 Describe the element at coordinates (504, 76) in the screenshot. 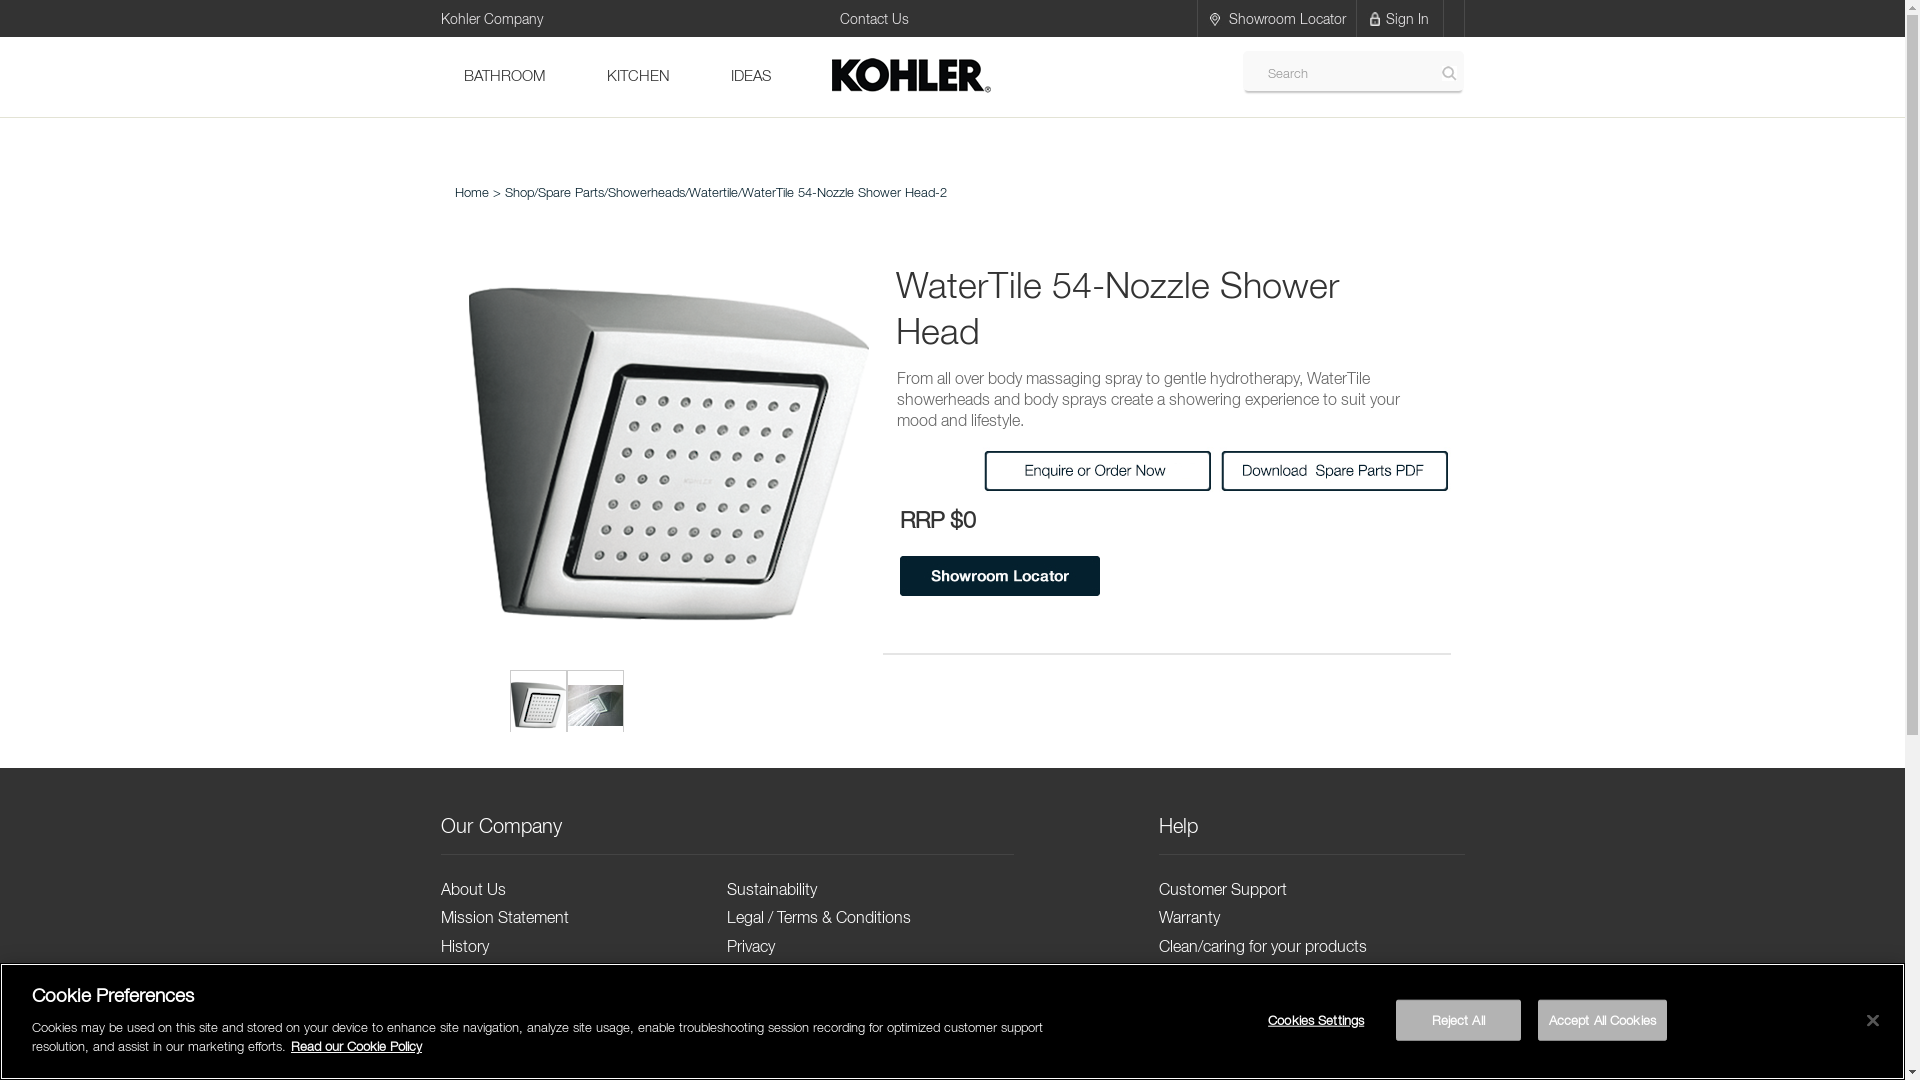

I see `'BATHROOM'` at that location.